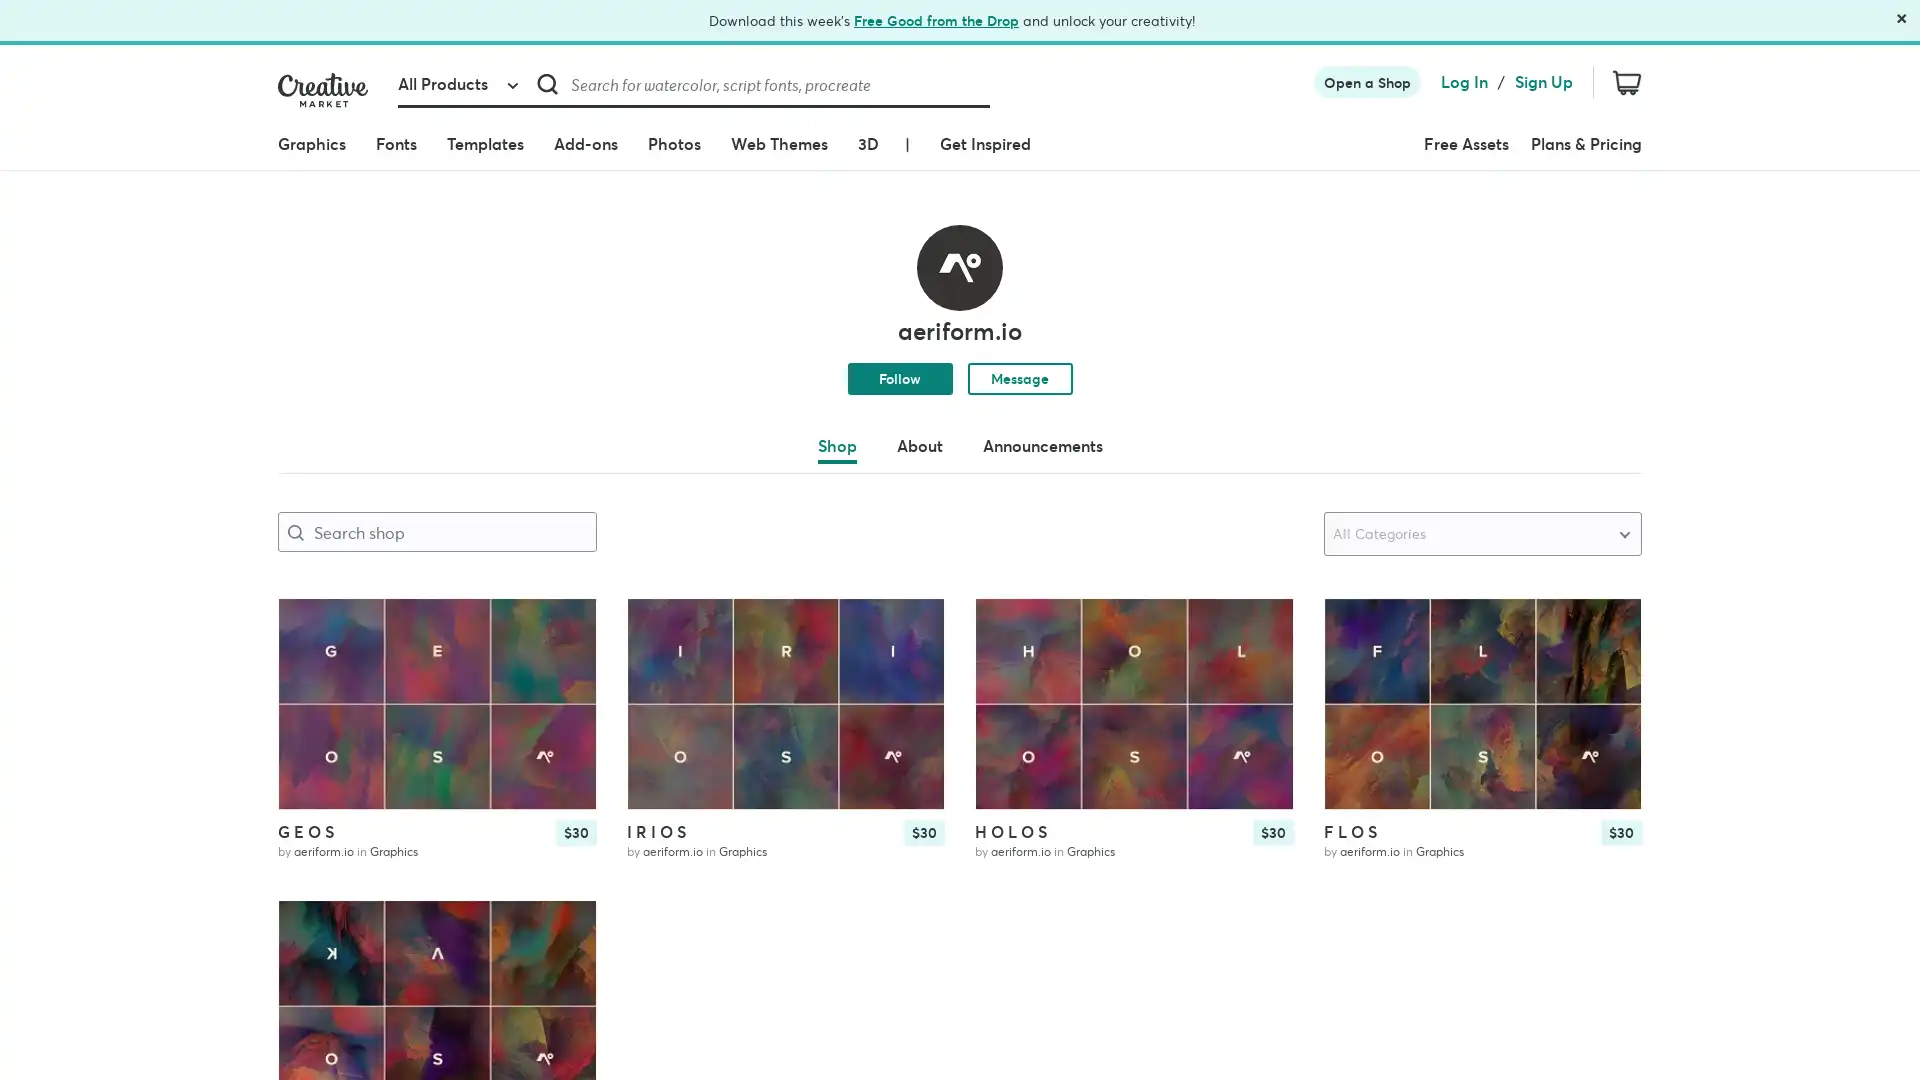  I want to click on Pin to Pinterest, so click(1008, 630).